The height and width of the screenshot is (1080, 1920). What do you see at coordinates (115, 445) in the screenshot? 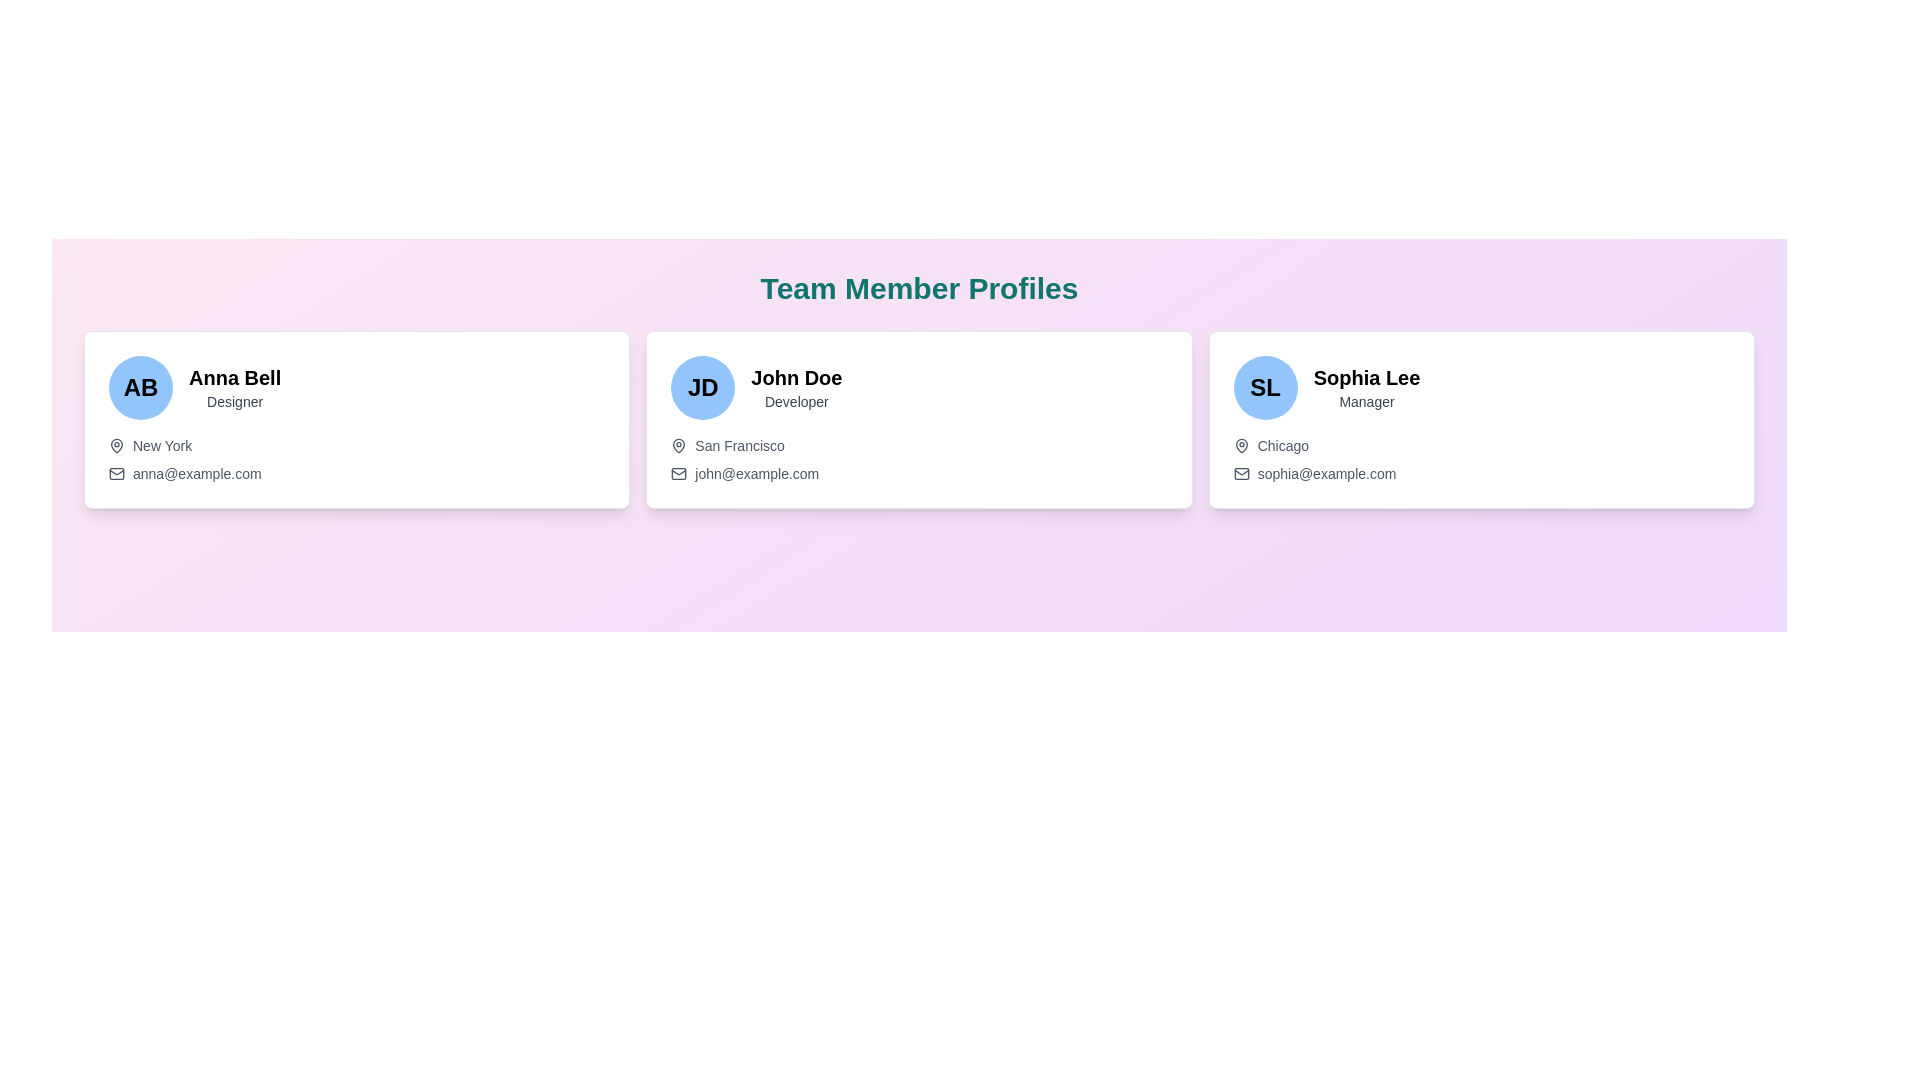
I see `the Decorative Icon located to the left of the text 'New York' within Anna Bell's card` at bounding box center [115, 445].